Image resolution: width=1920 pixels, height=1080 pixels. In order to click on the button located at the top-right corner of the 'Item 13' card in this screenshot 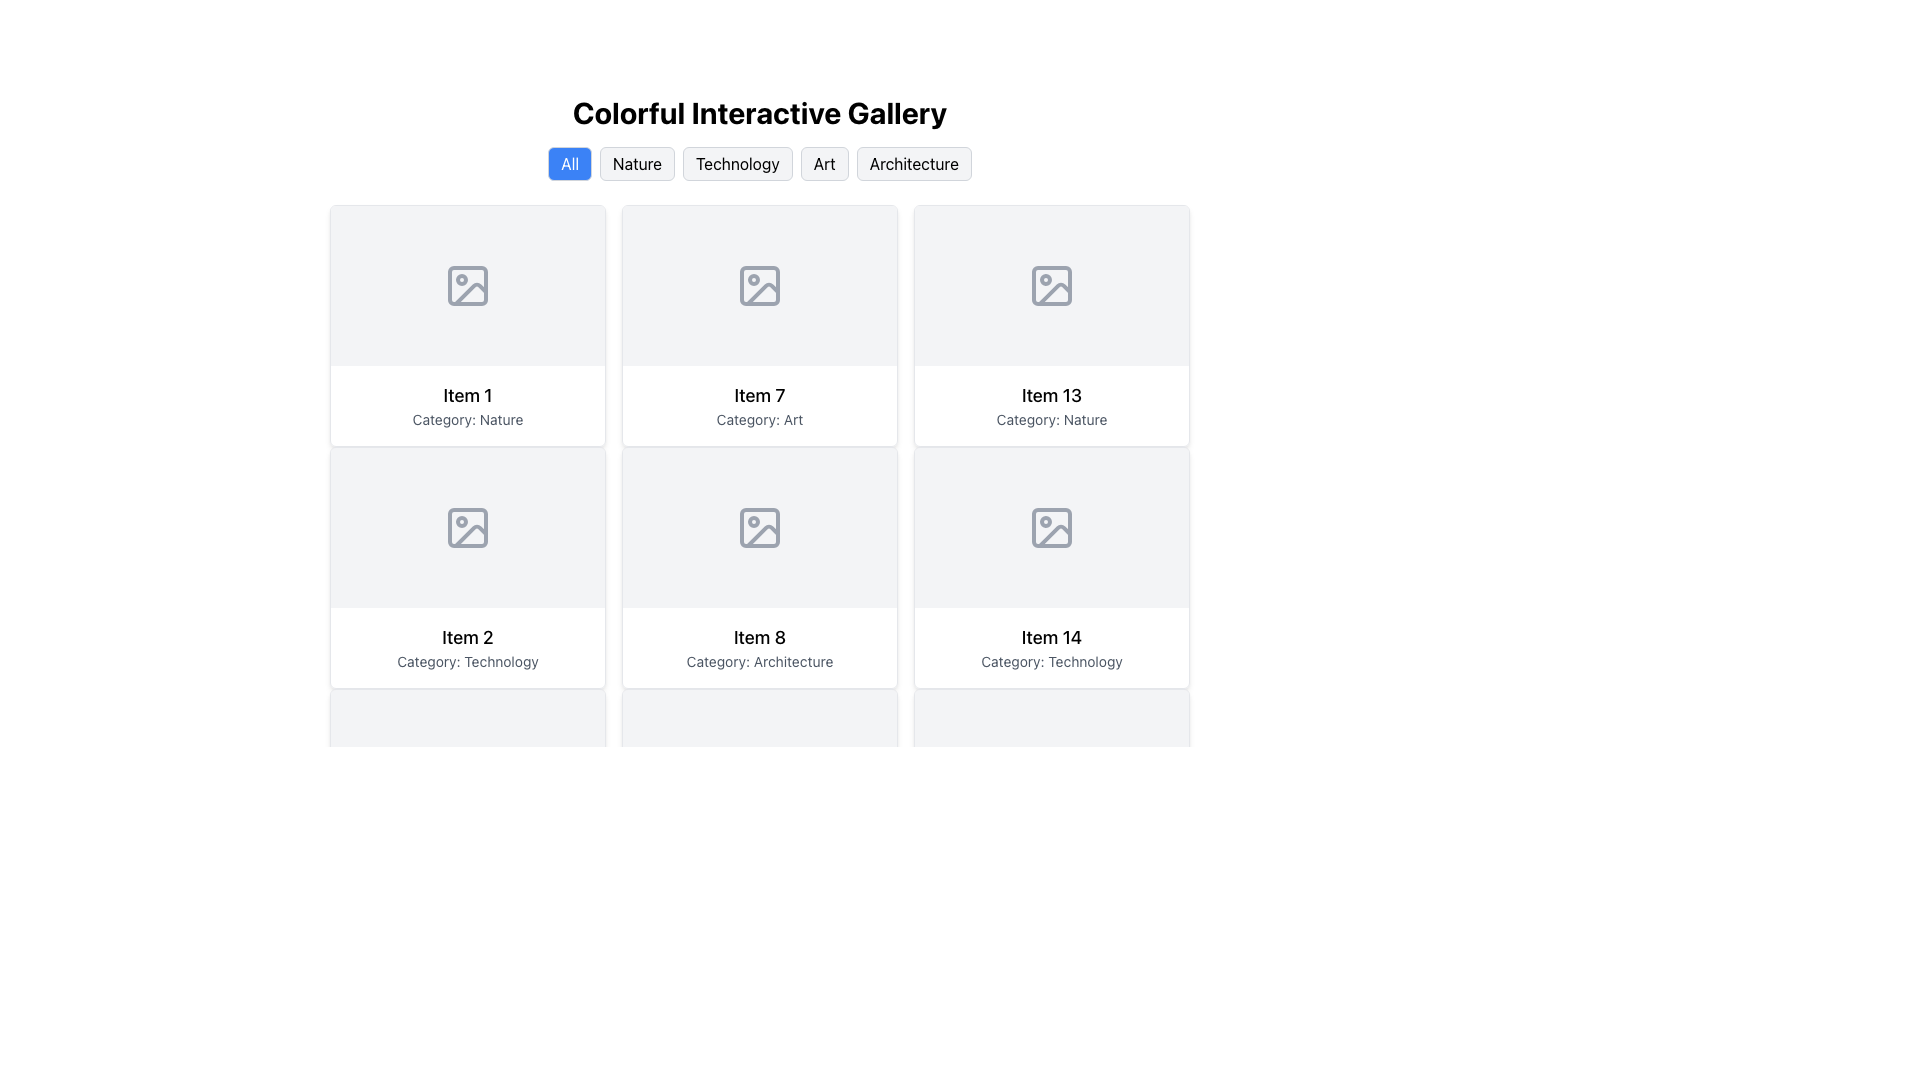, I will do `click(1027, 325)`.